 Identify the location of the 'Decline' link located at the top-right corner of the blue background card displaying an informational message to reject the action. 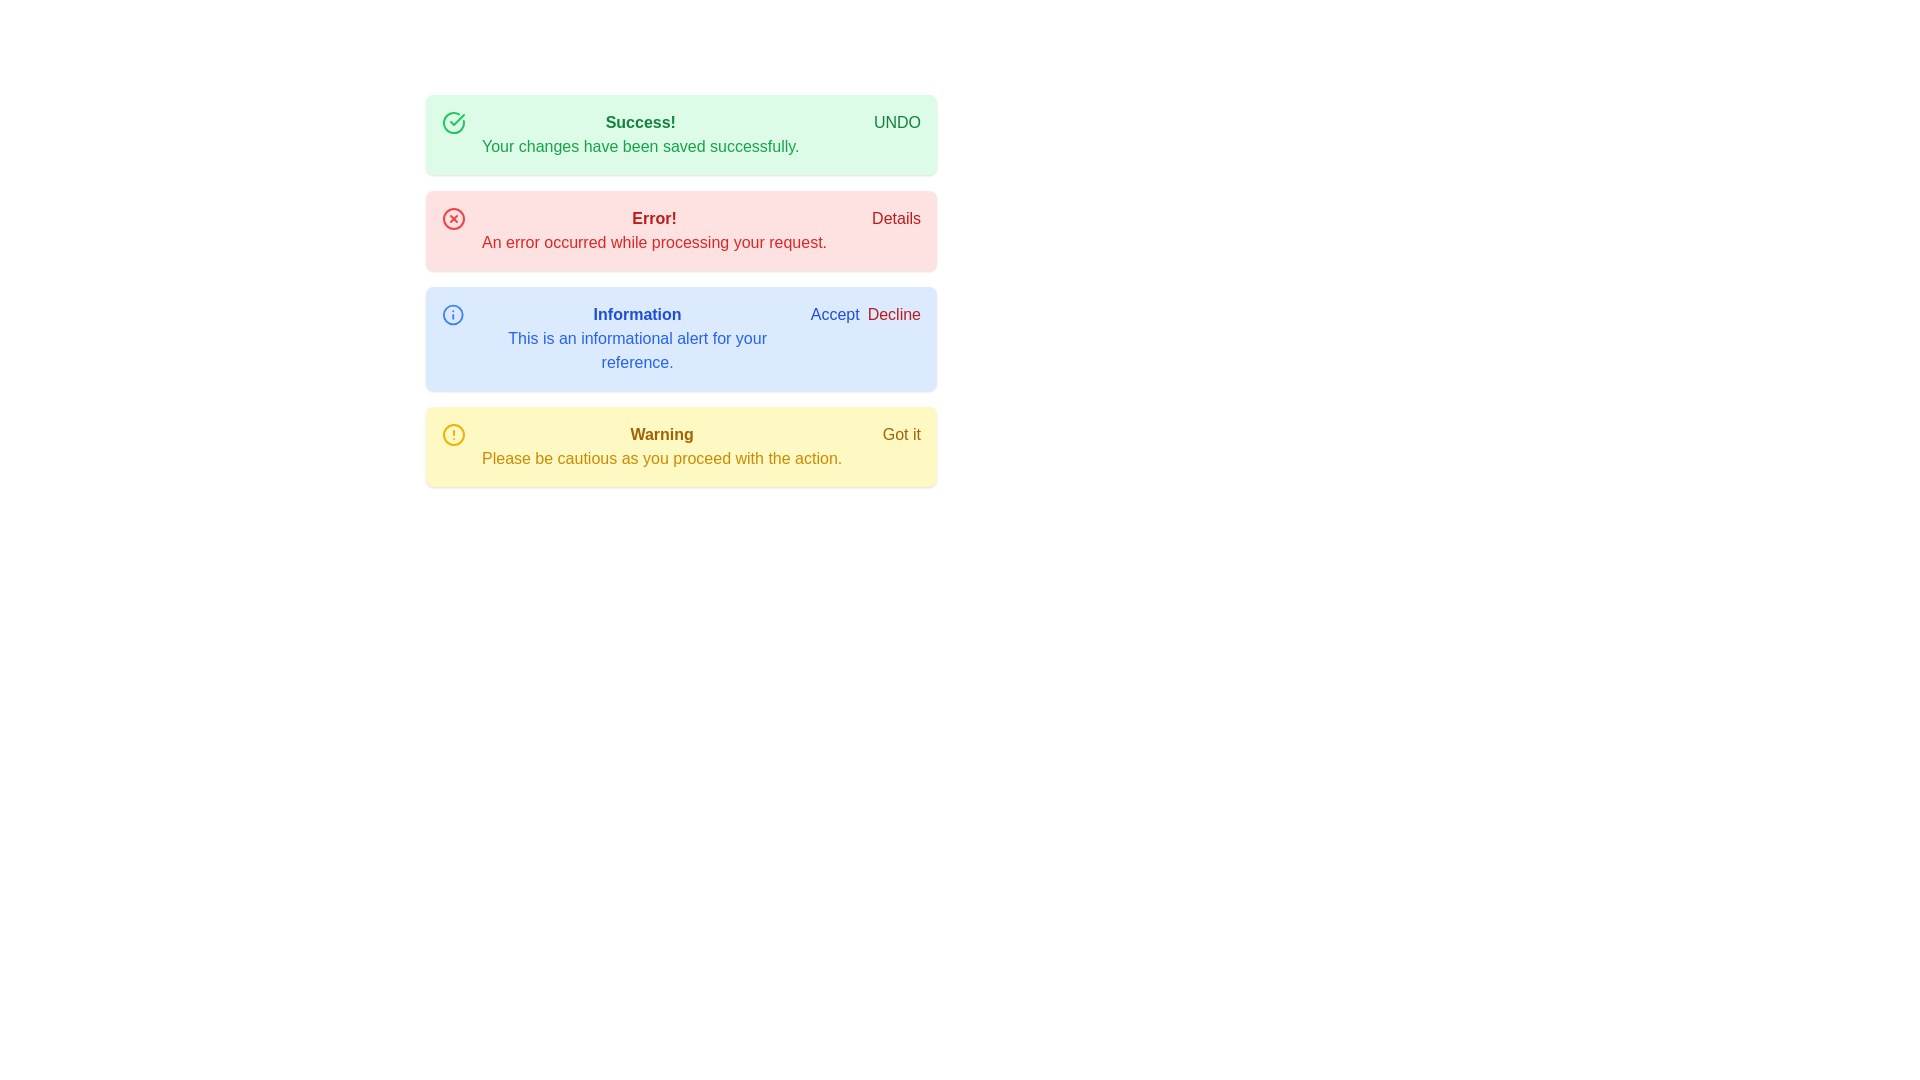
(865, 315).